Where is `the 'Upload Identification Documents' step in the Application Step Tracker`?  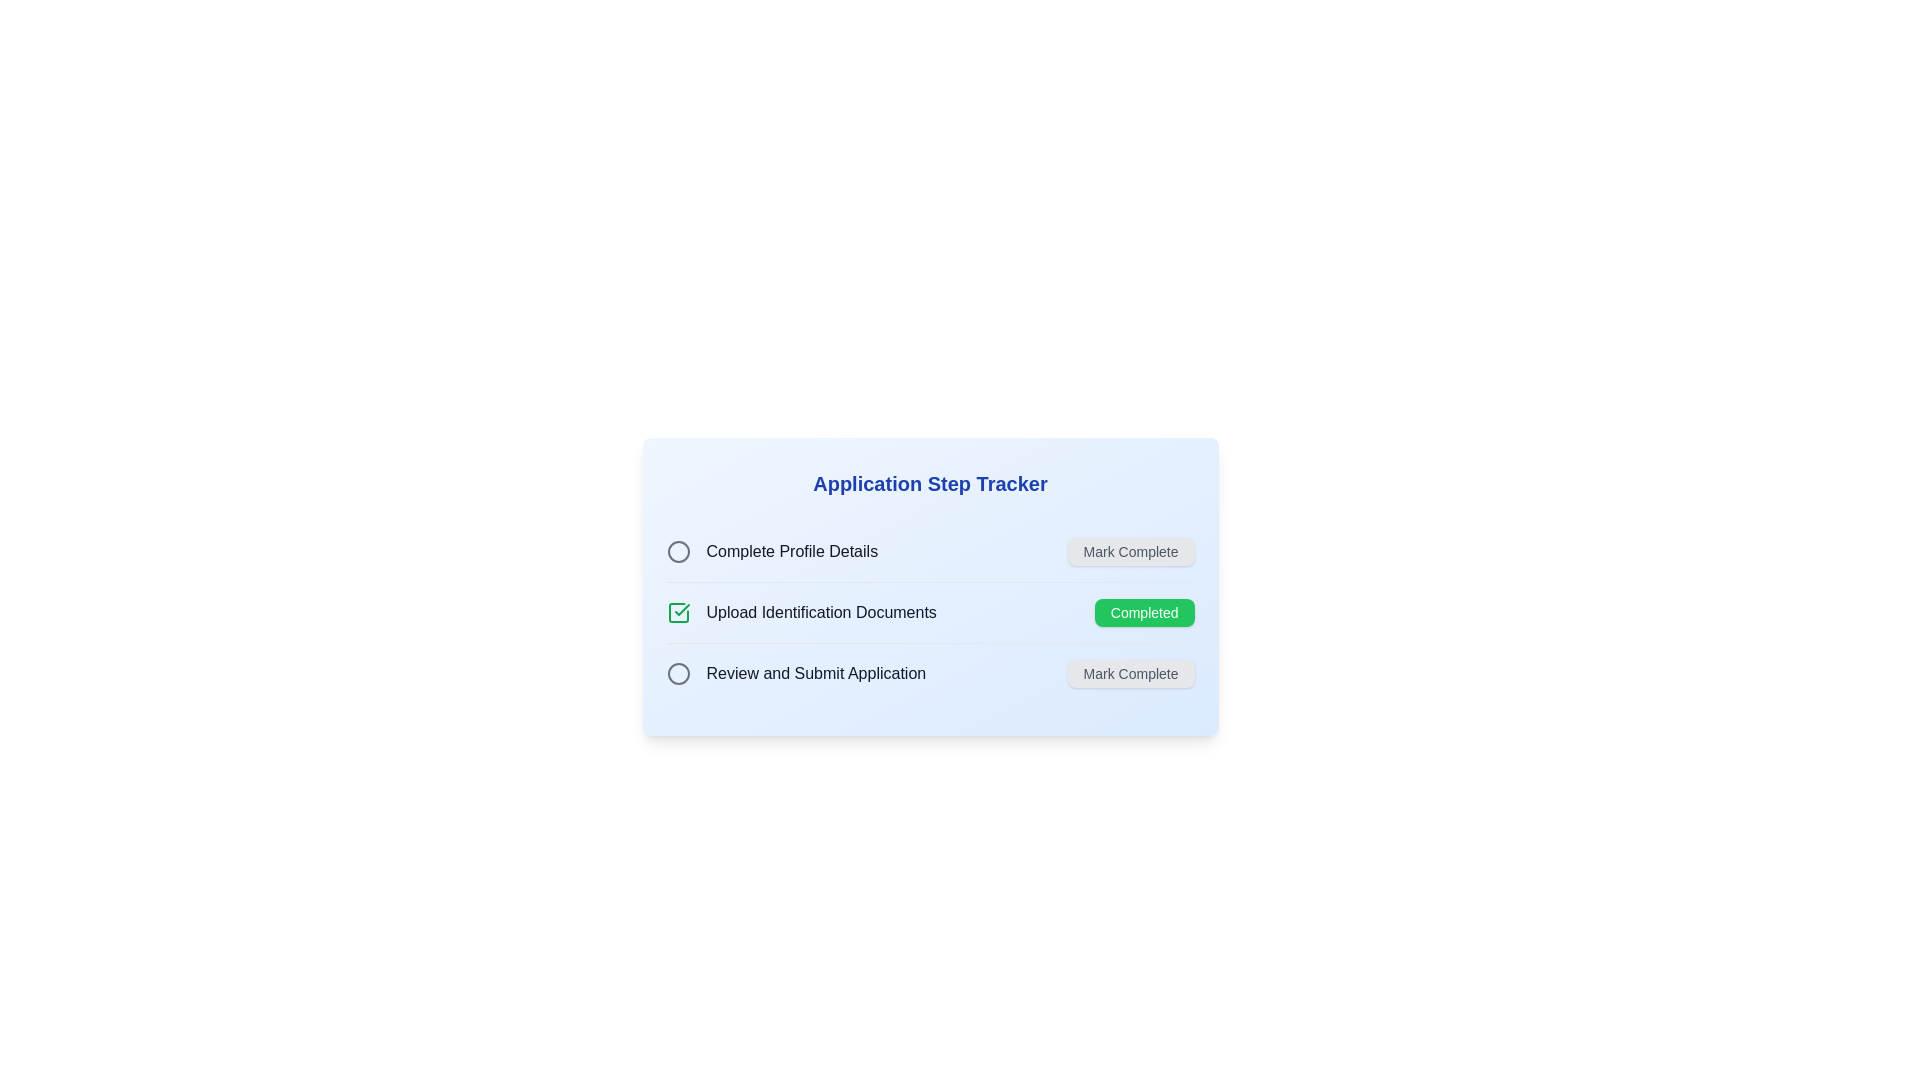
the 'Upload Identification Documents' step in the Application Step Tracker is located at coordinates (929, 585).